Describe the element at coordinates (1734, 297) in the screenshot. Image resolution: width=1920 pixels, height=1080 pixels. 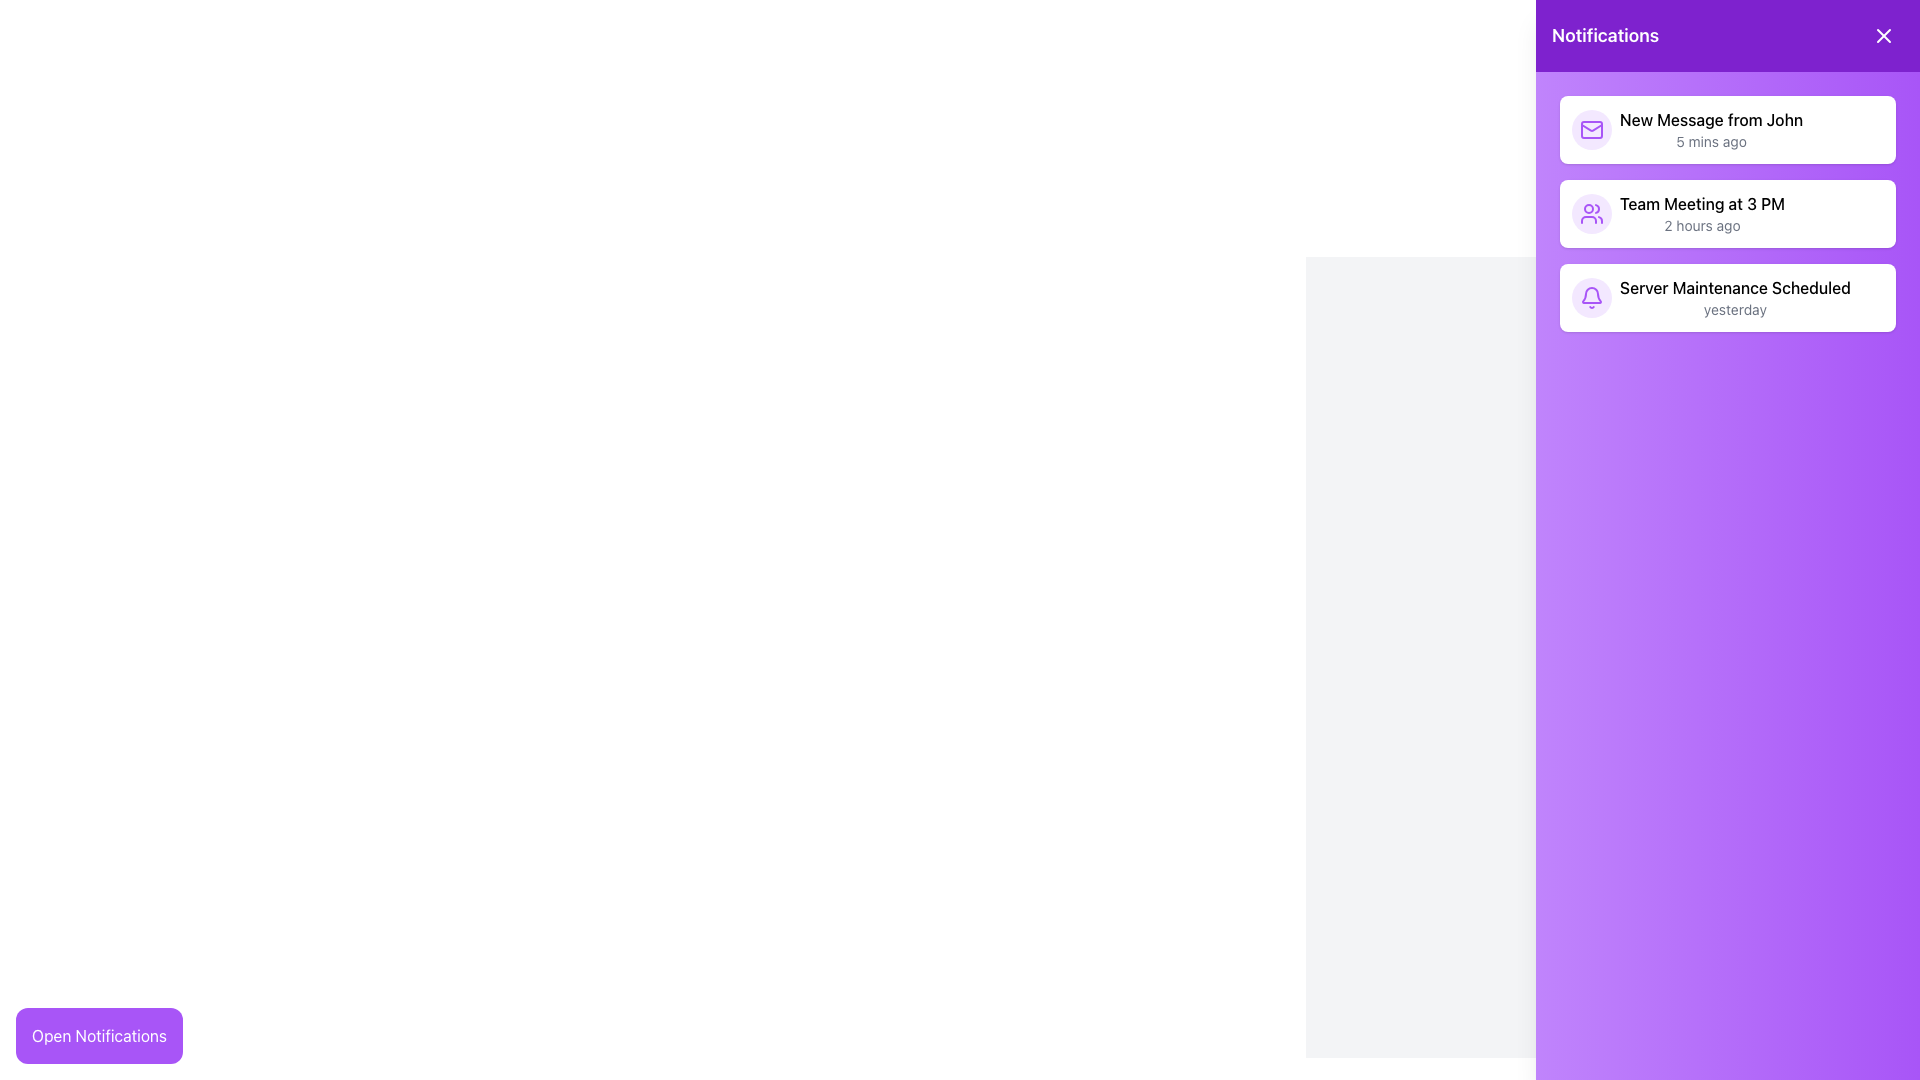
I see `the 'Server Maintenance' notification message in the notifications panel, which is the third item in the list, indicating a scheduled event with the timing 'yesterday'` at that location.